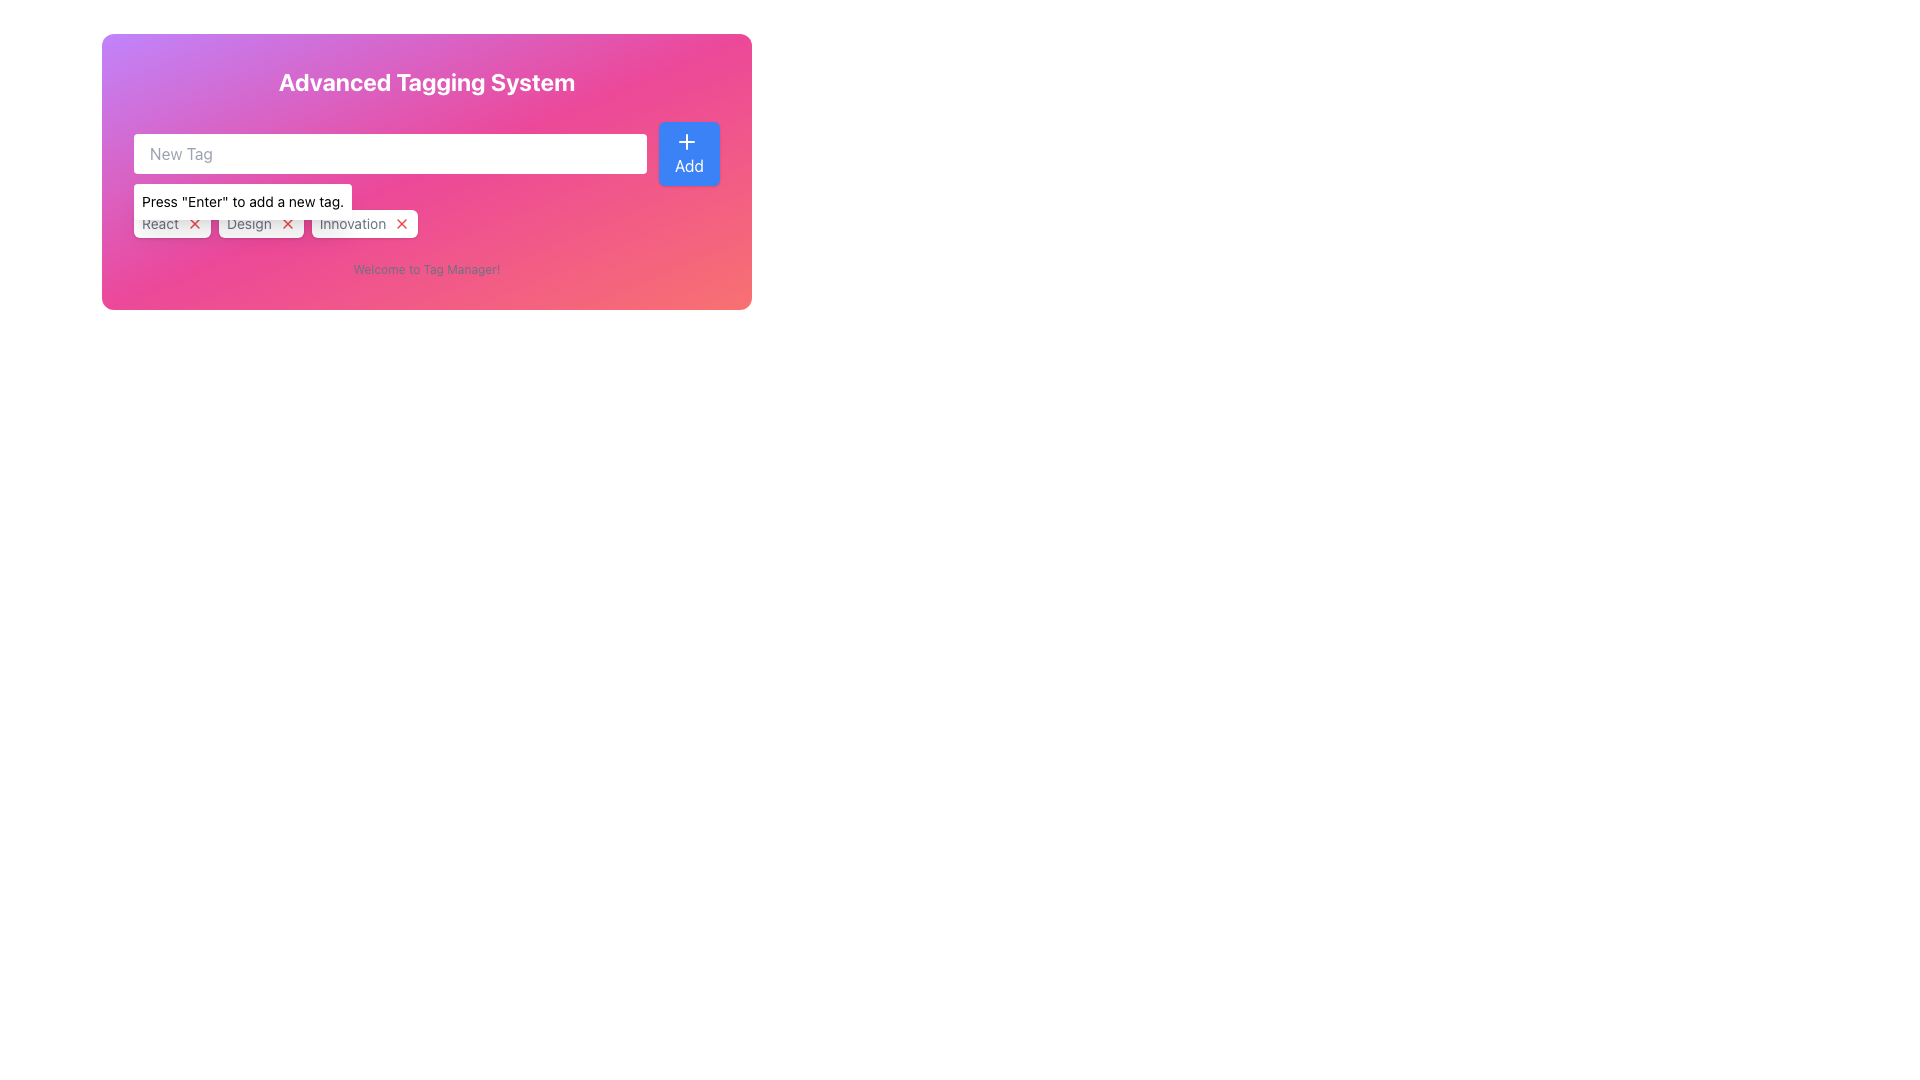  Describe the element at coordinates (686, 141) in the screenshot. I see `the 'Add' icon located at the center of the blue button to perform the hover action` at that location.